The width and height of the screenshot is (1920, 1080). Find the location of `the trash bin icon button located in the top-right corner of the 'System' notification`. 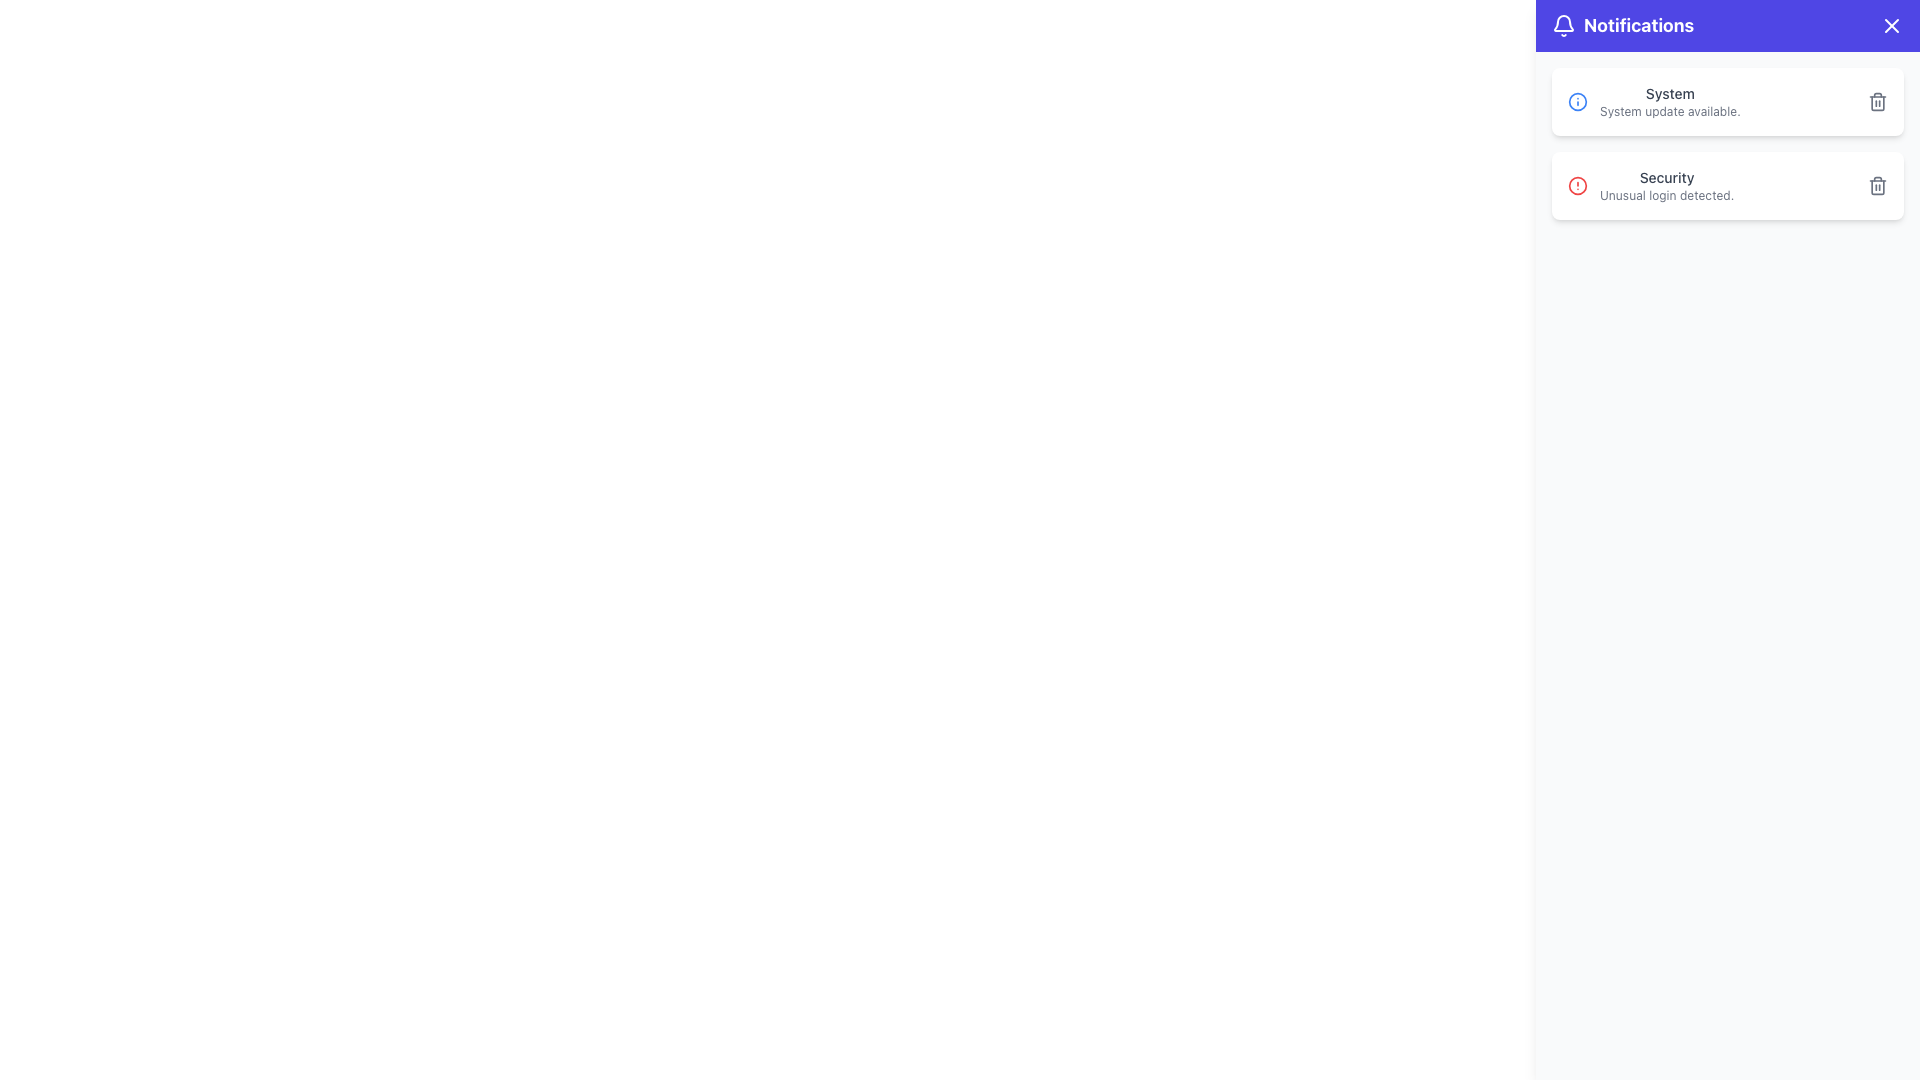

the trash bin icon button located in the top-right corner of the 'System' notification is located at coordinates (1876, 101).